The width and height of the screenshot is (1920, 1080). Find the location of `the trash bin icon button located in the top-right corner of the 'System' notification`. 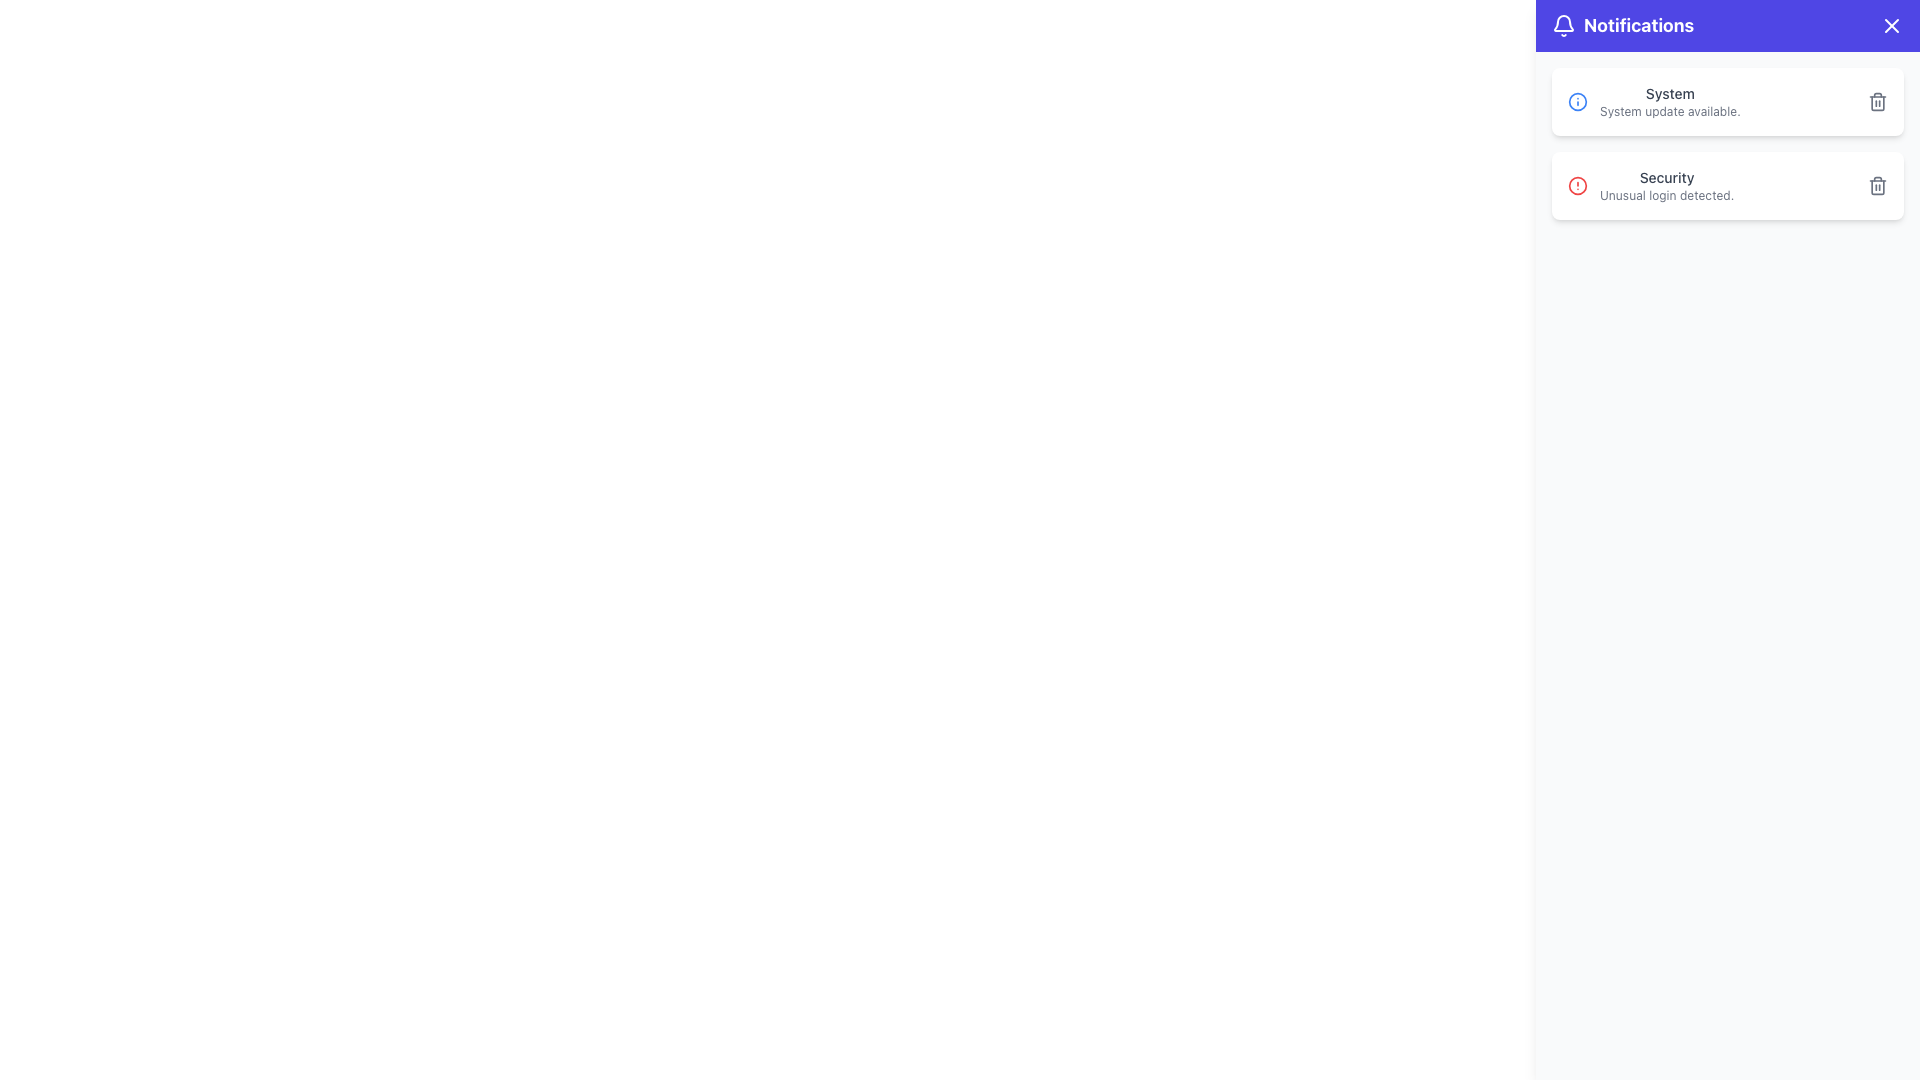

the trash bin icon button located in the top-right corner of the 'System' notification is located at coordinates (1876, 101).